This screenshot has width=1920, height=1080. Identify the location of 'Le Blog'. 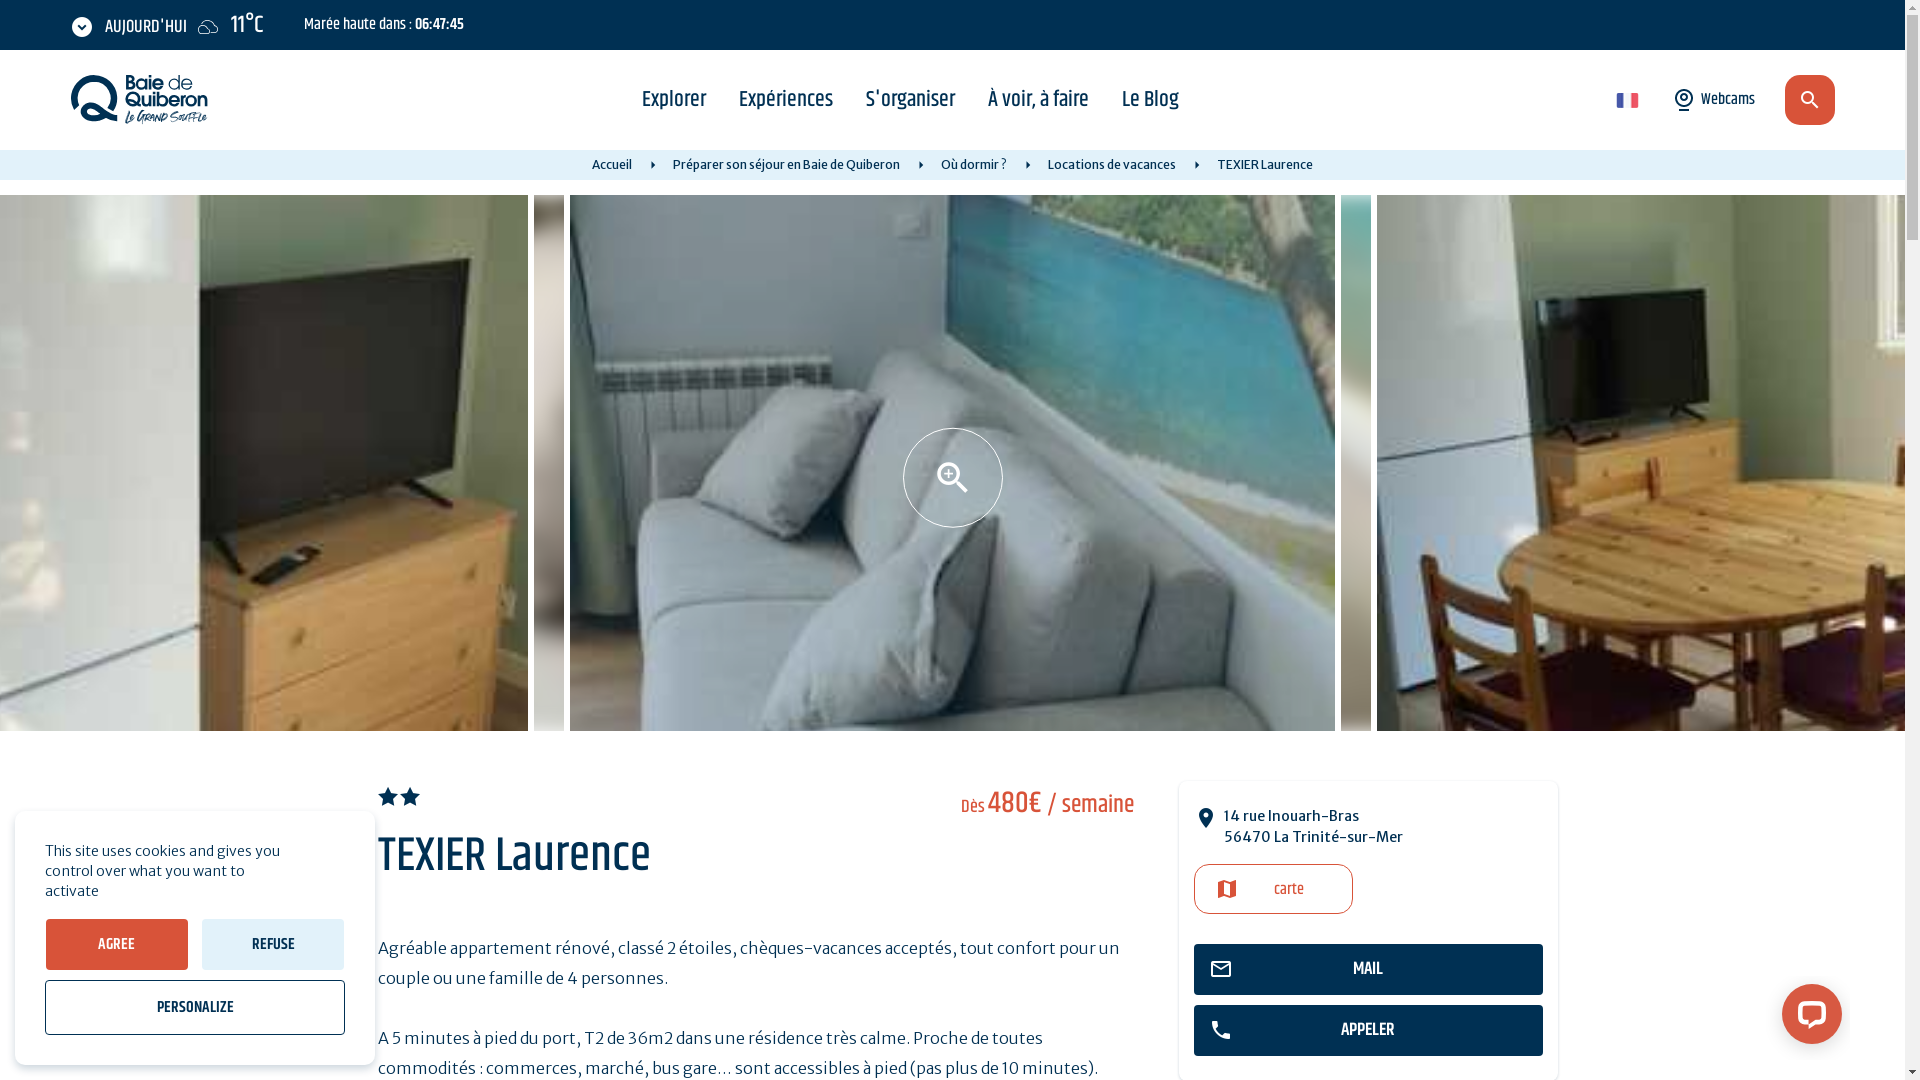
(1150, 100).